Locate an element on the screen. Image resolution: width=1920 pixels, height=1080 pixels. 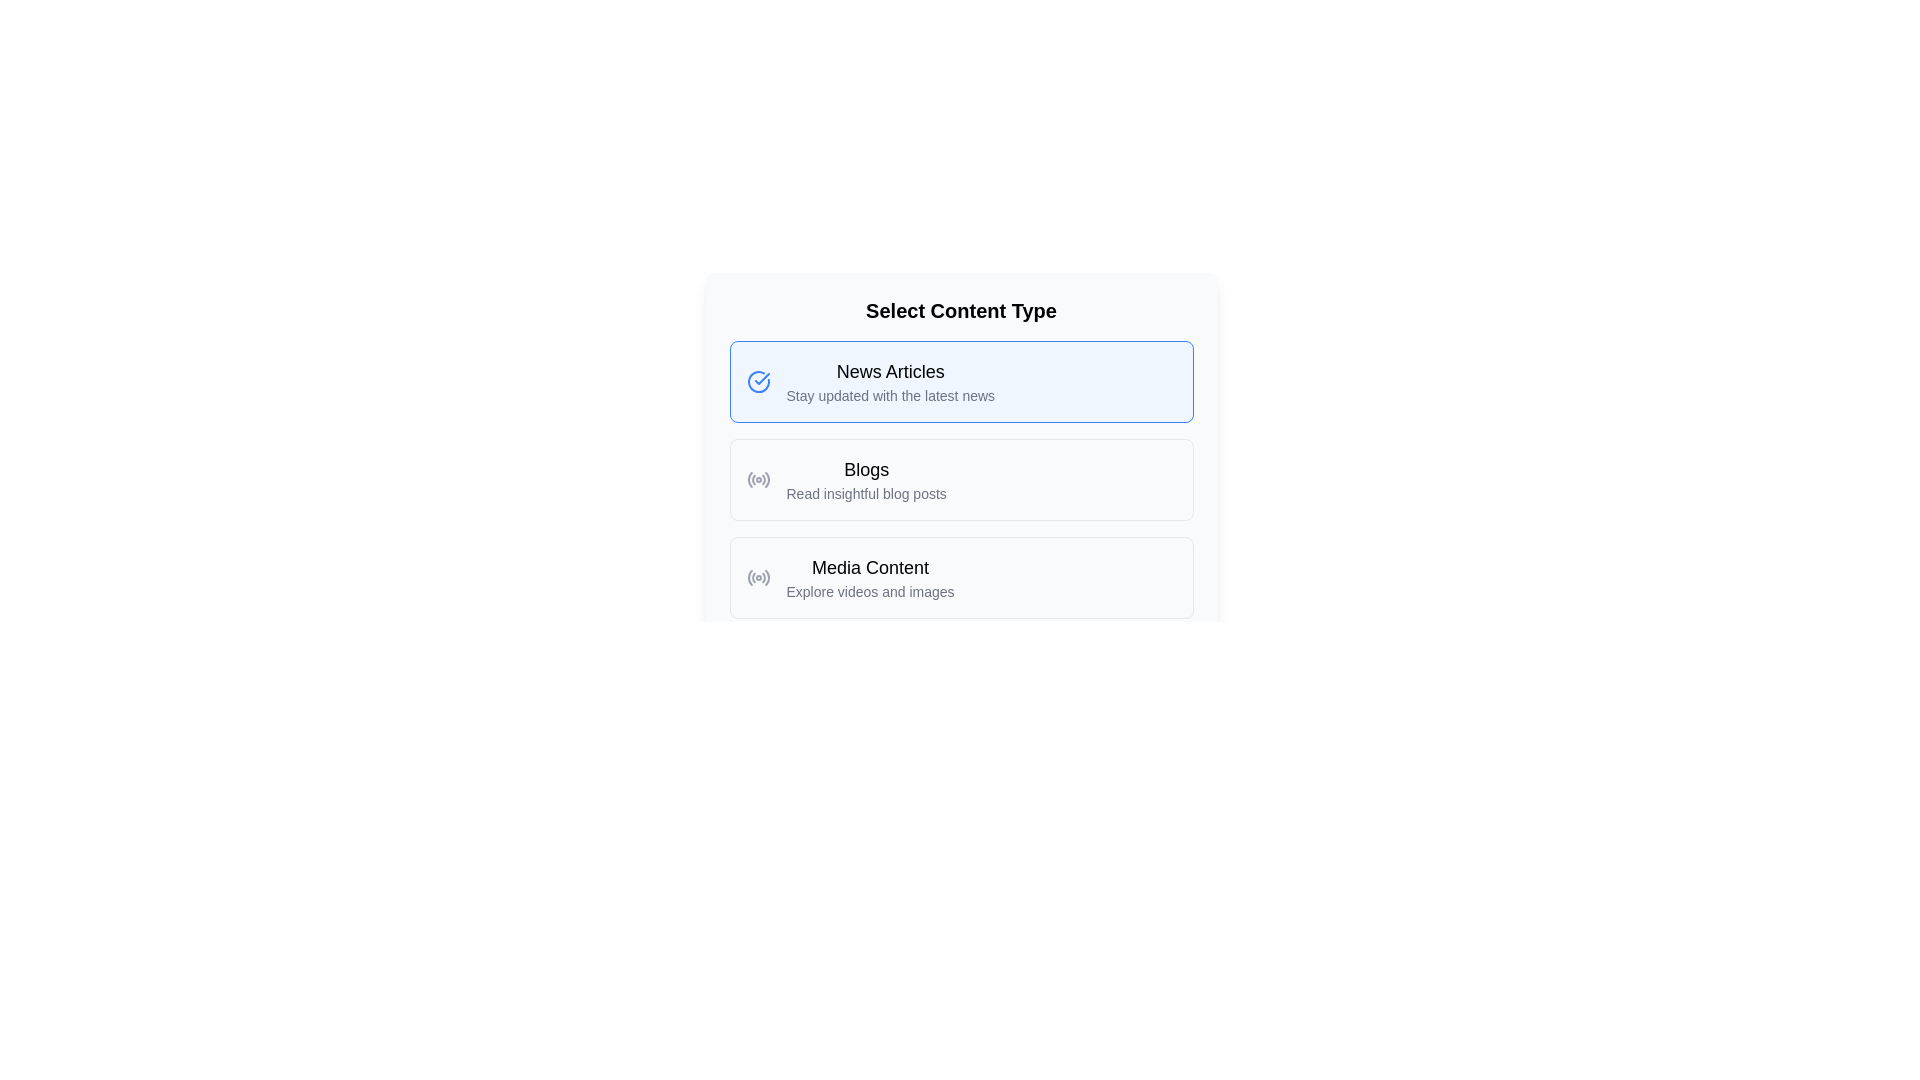
the second selectable option in the list titled 'Select Content Type' is located at coordinates (961, 479).